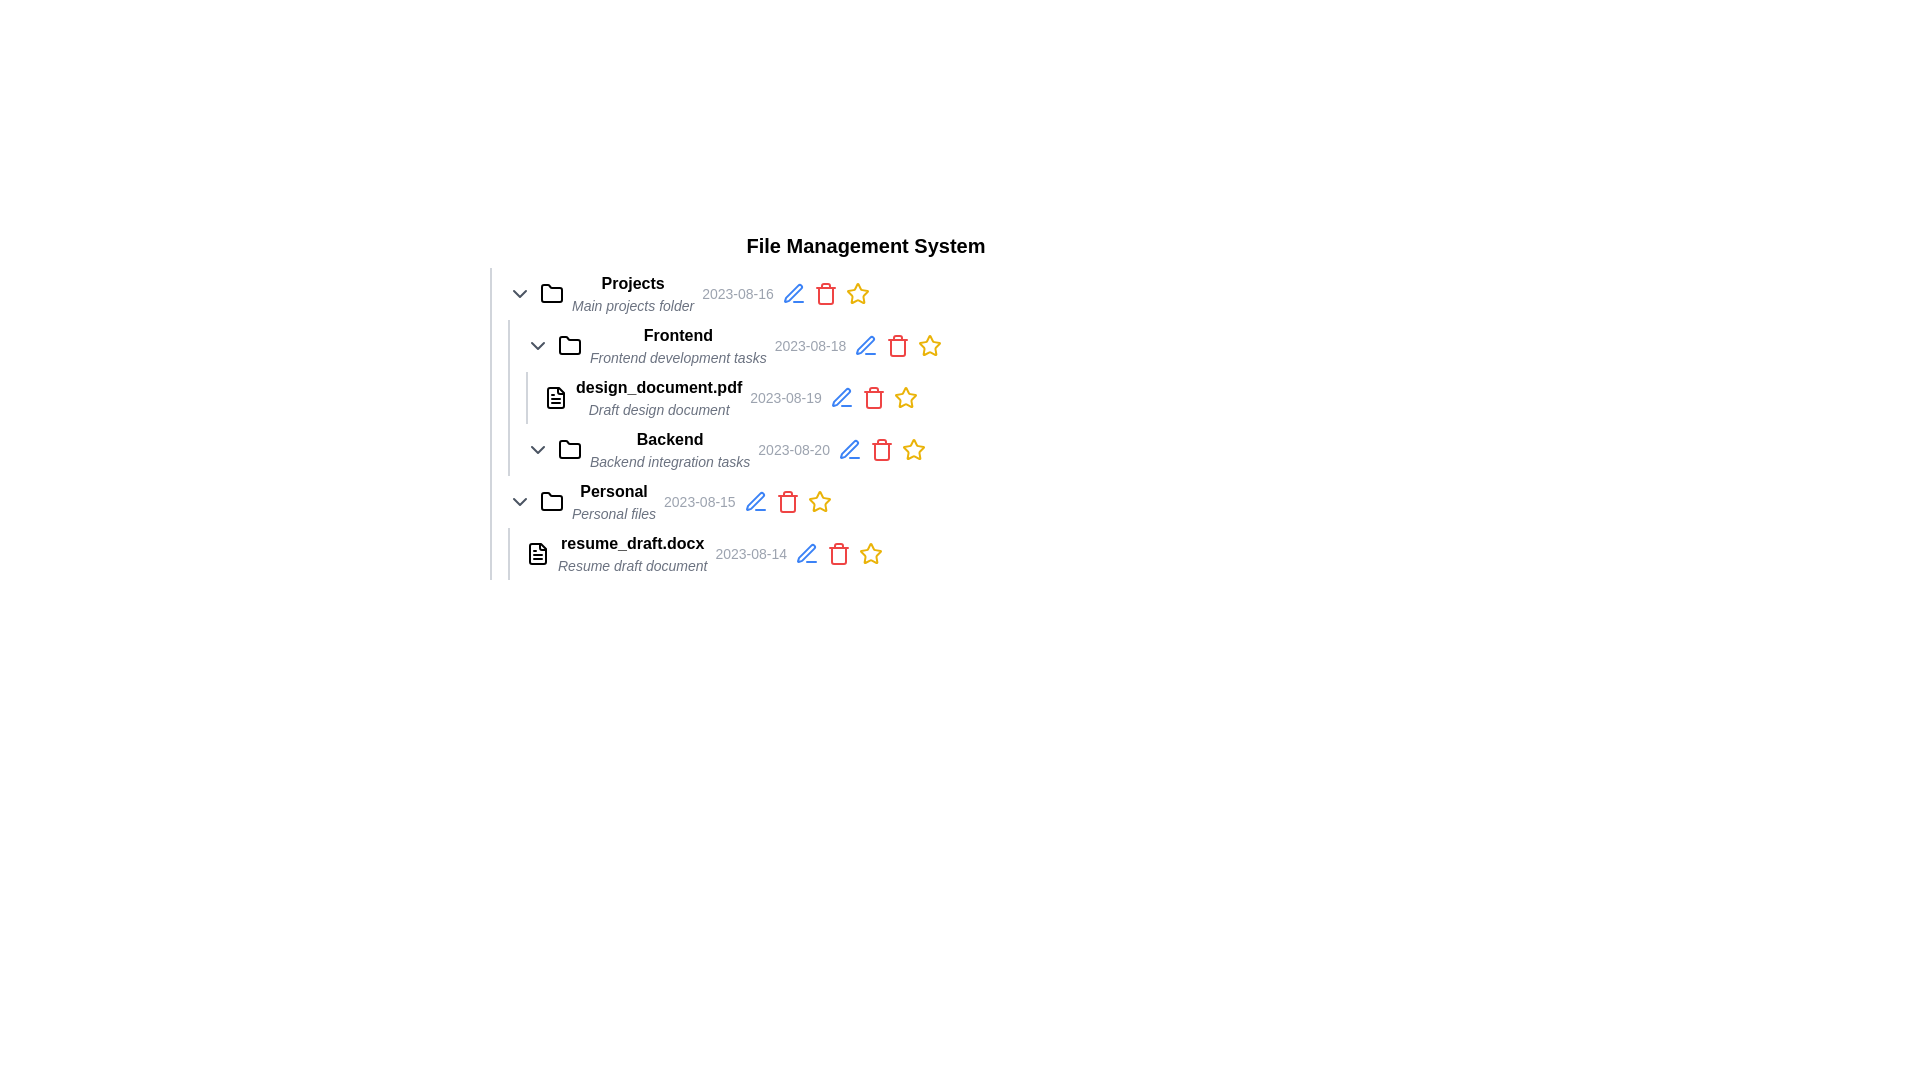  Describe the element at coordinates (613, 492) in the screenshot. I see `the 'Personal' folder label located under the 'Backend' folder in the file management system` at that location.